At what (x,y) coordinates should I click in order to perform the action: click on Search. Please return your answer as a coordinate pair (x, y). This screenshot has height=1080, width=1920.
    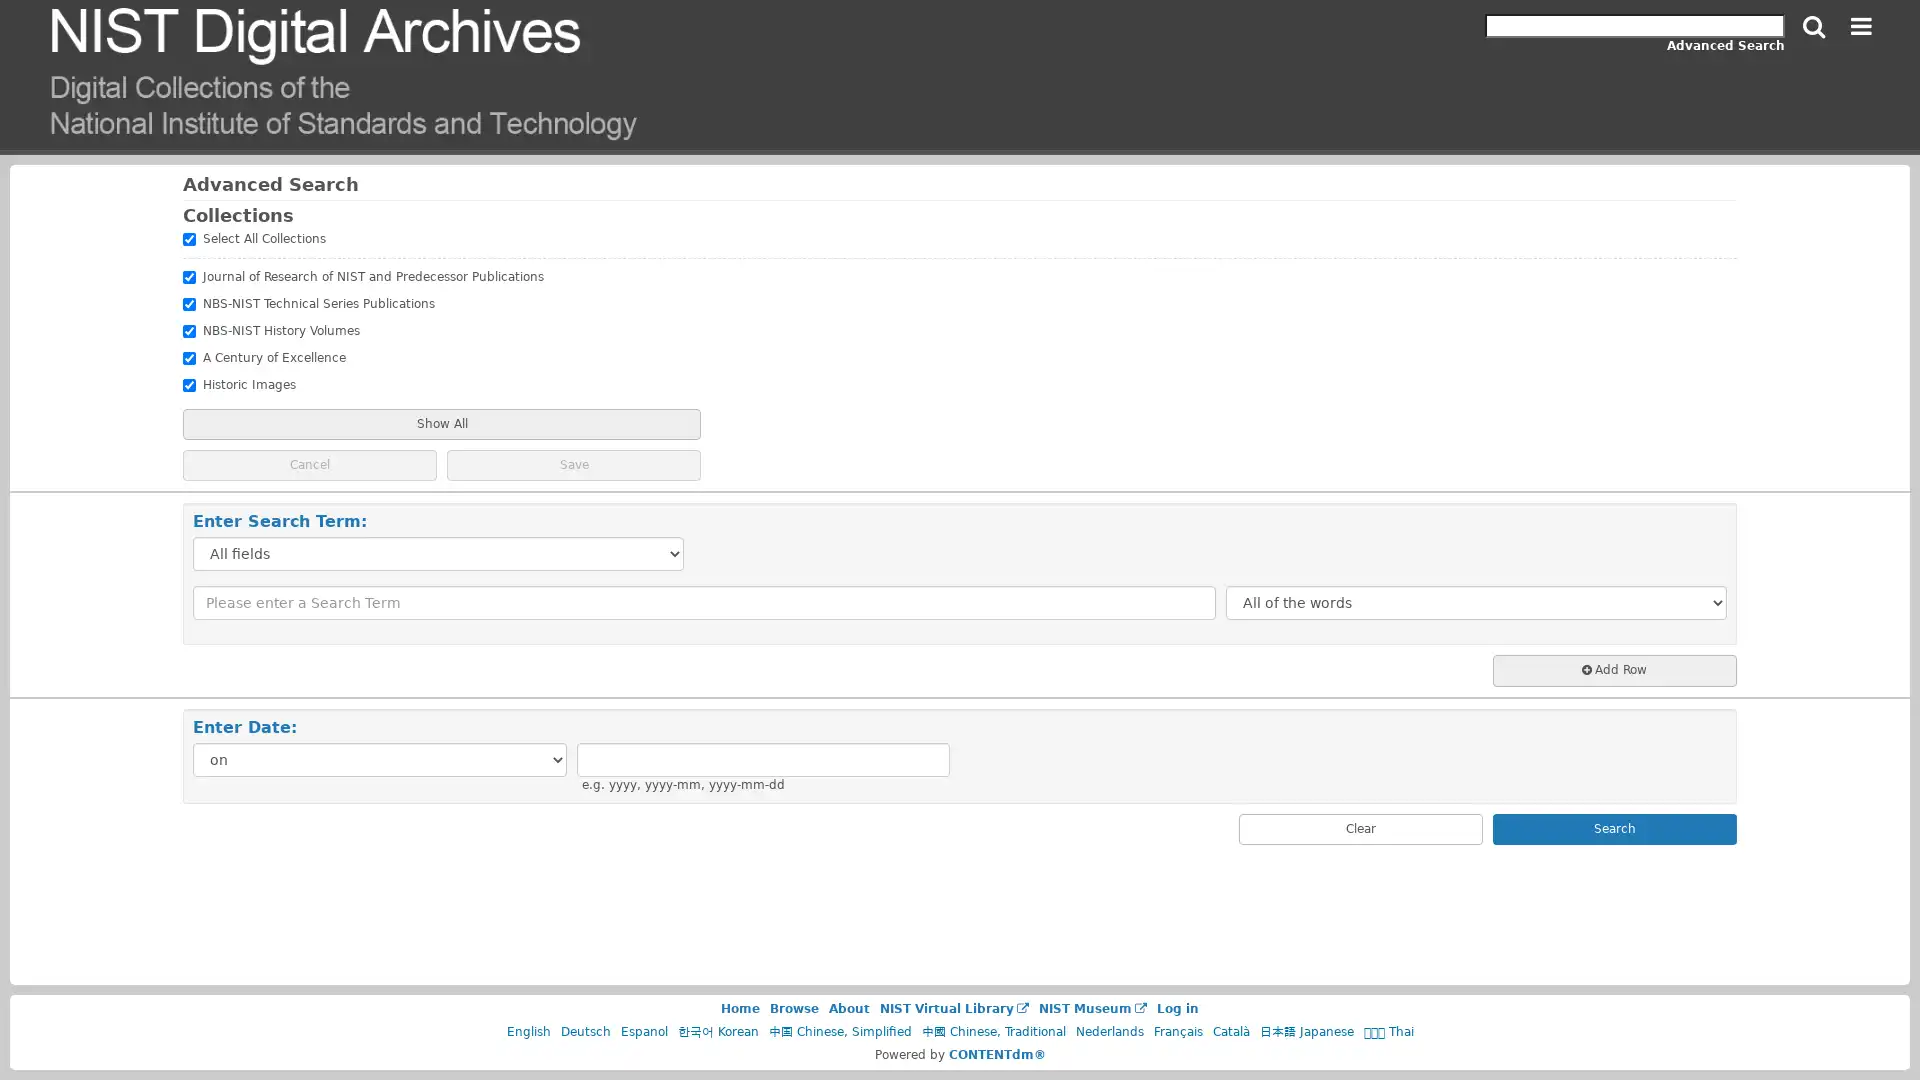
    Looking at the image, I should click on (1613, 829).